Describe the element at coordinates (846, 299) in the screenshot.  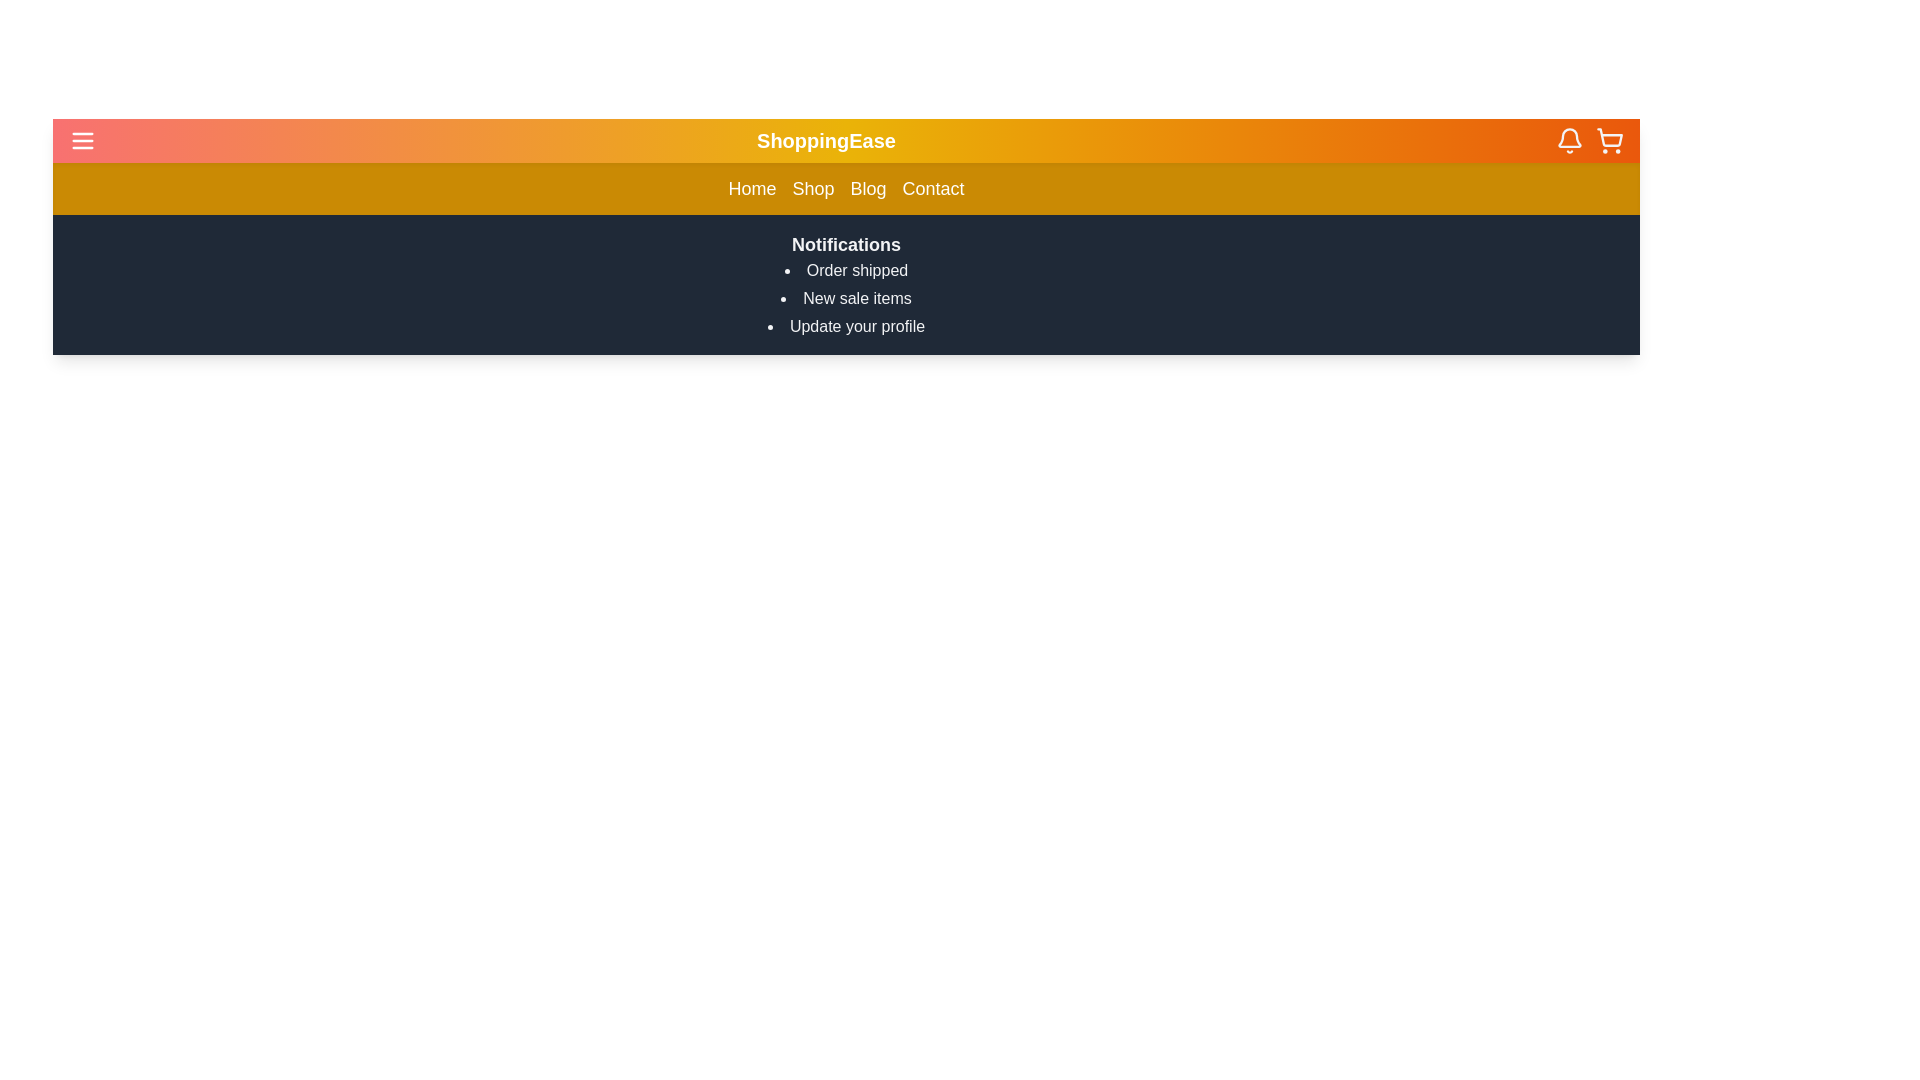
I see `the text label displaying 'New sale items' which is the second item in the Notifications list, located below 'Order shipped' and above 'Update your profile'` at that location.